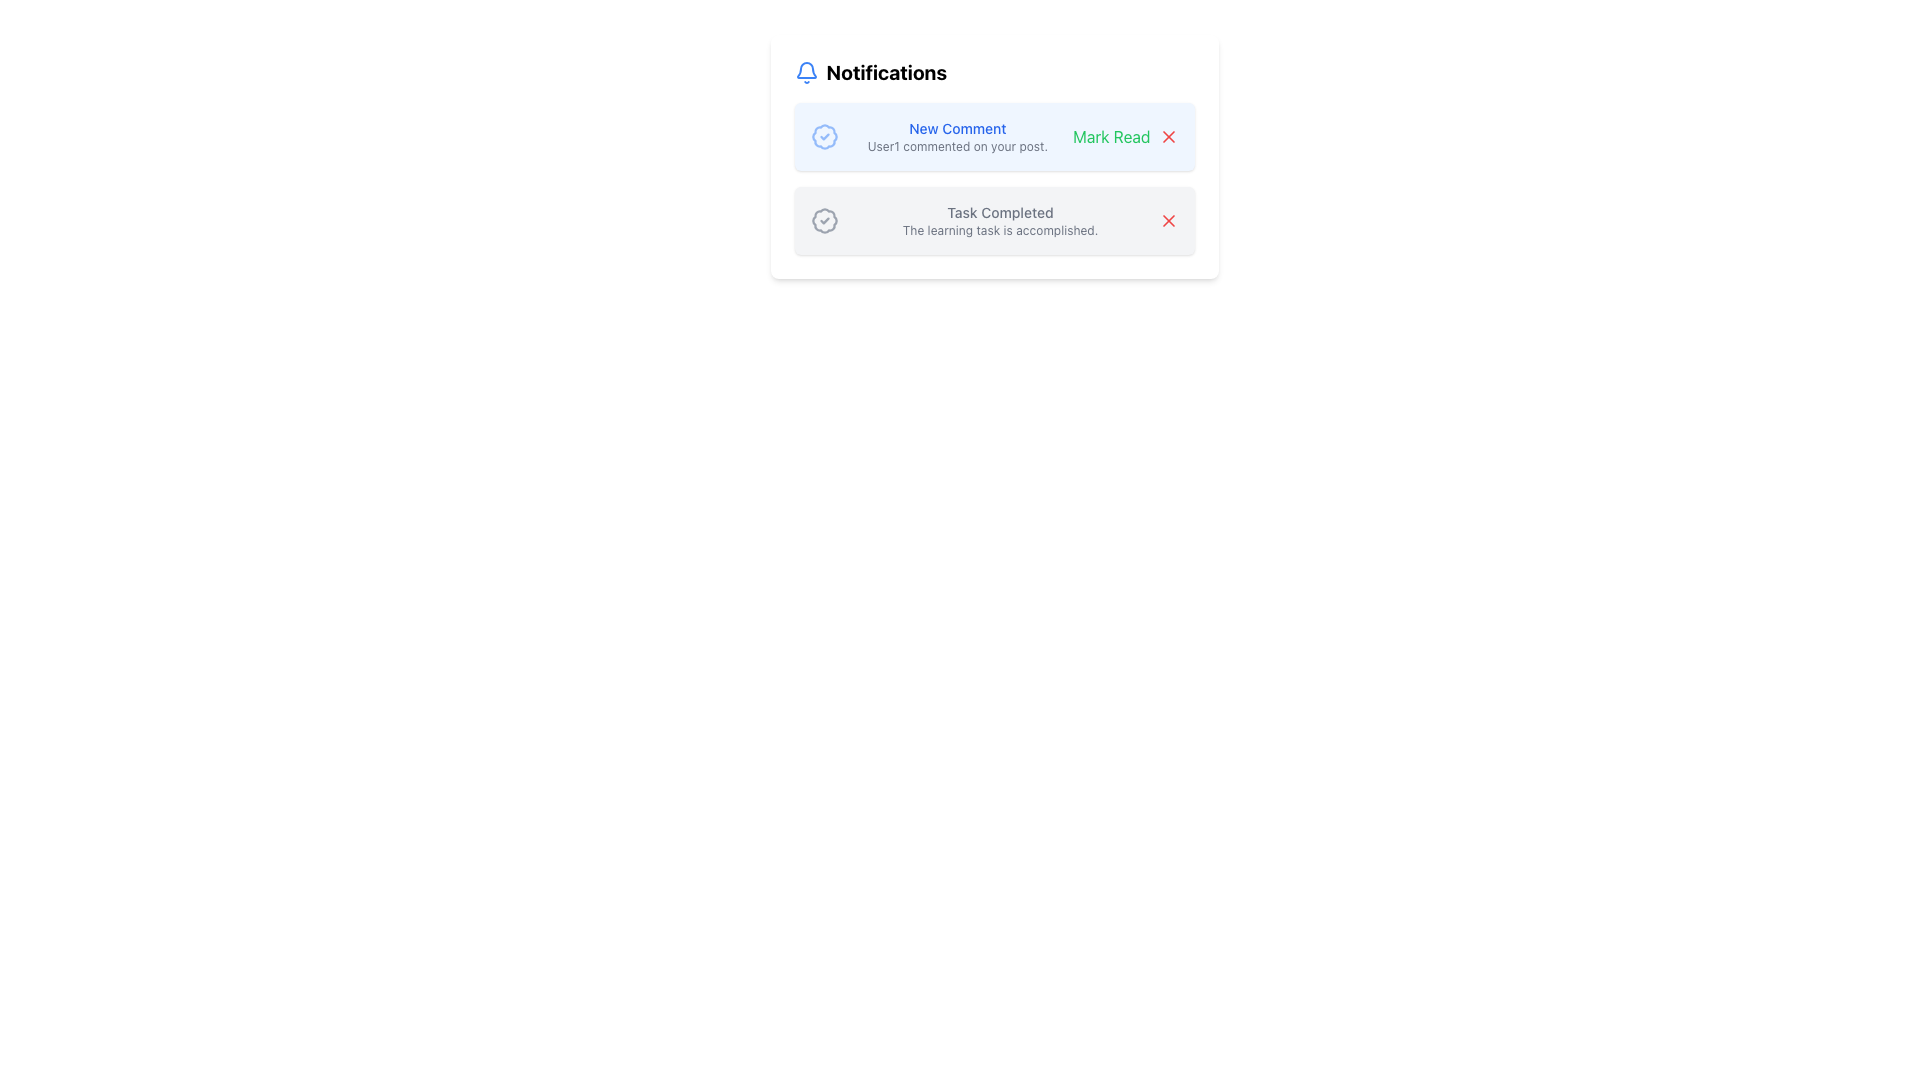 Image resolution: width=1920 pixels, height=1080 pixels. I want to click on notification content from the text block that displays 'New Comment' in bold blue font and 'User1 commented on your post.' in smaller gray font, so click(956, 136).